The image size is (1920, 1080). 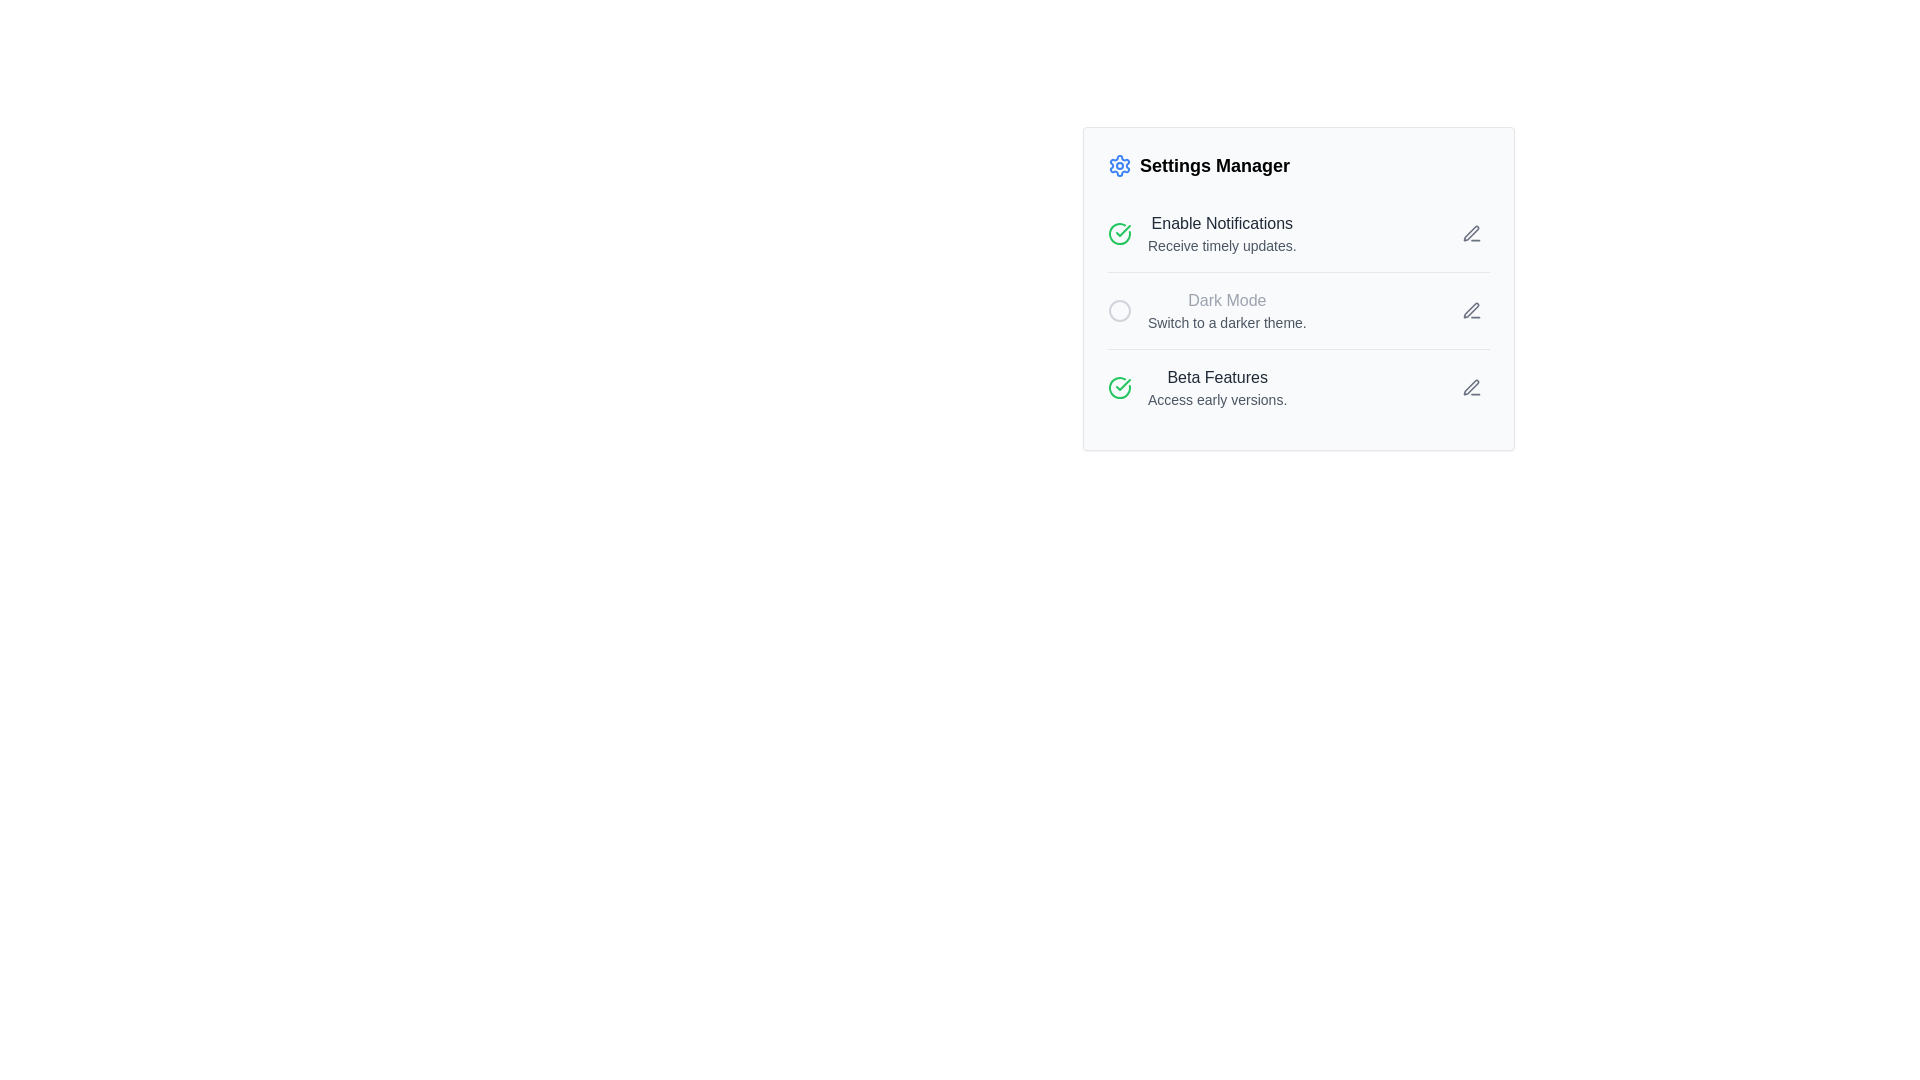 I want to click on the 'Beta Features' text display in the 'Settings Manager' panel, which is the third entry below 'Dark Mode', so click(x=1216, y=388).